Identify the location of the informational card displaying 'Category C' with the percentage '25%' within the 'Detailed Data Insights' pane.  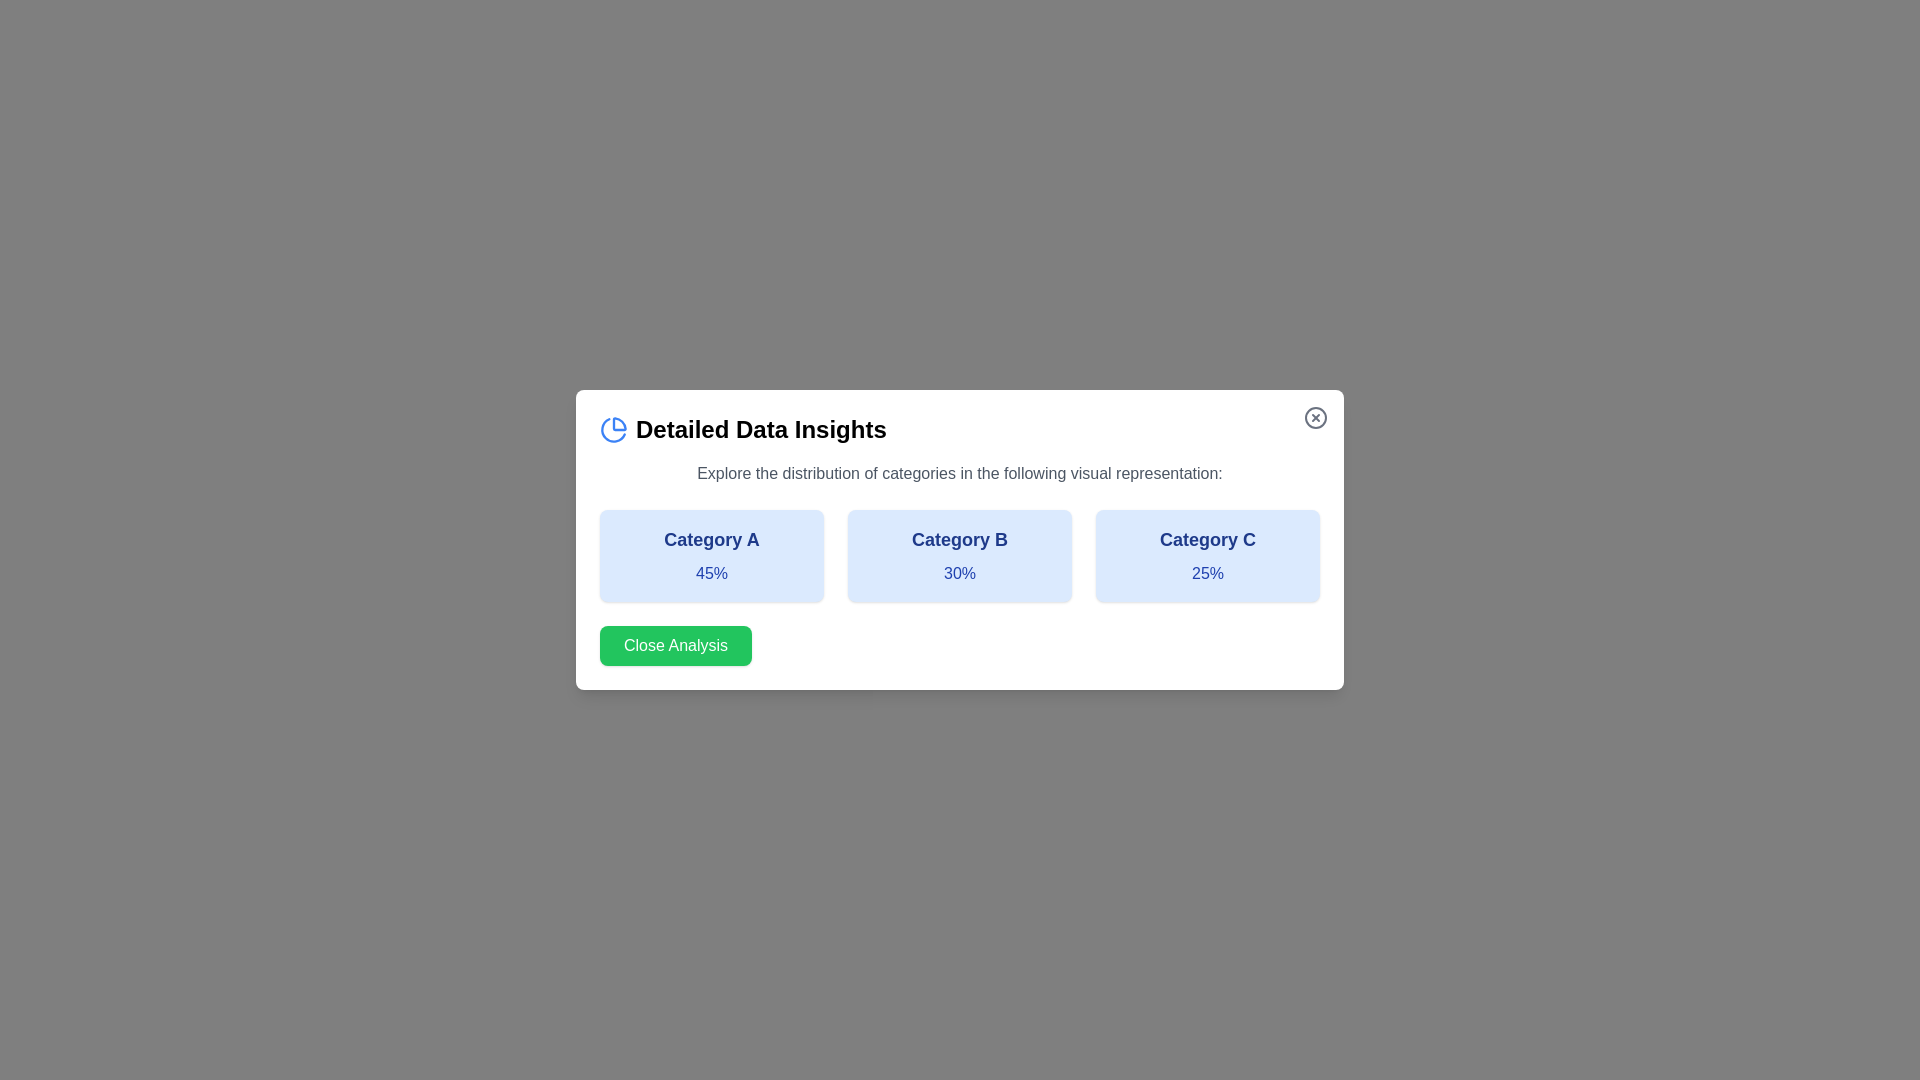
(1207, 555).